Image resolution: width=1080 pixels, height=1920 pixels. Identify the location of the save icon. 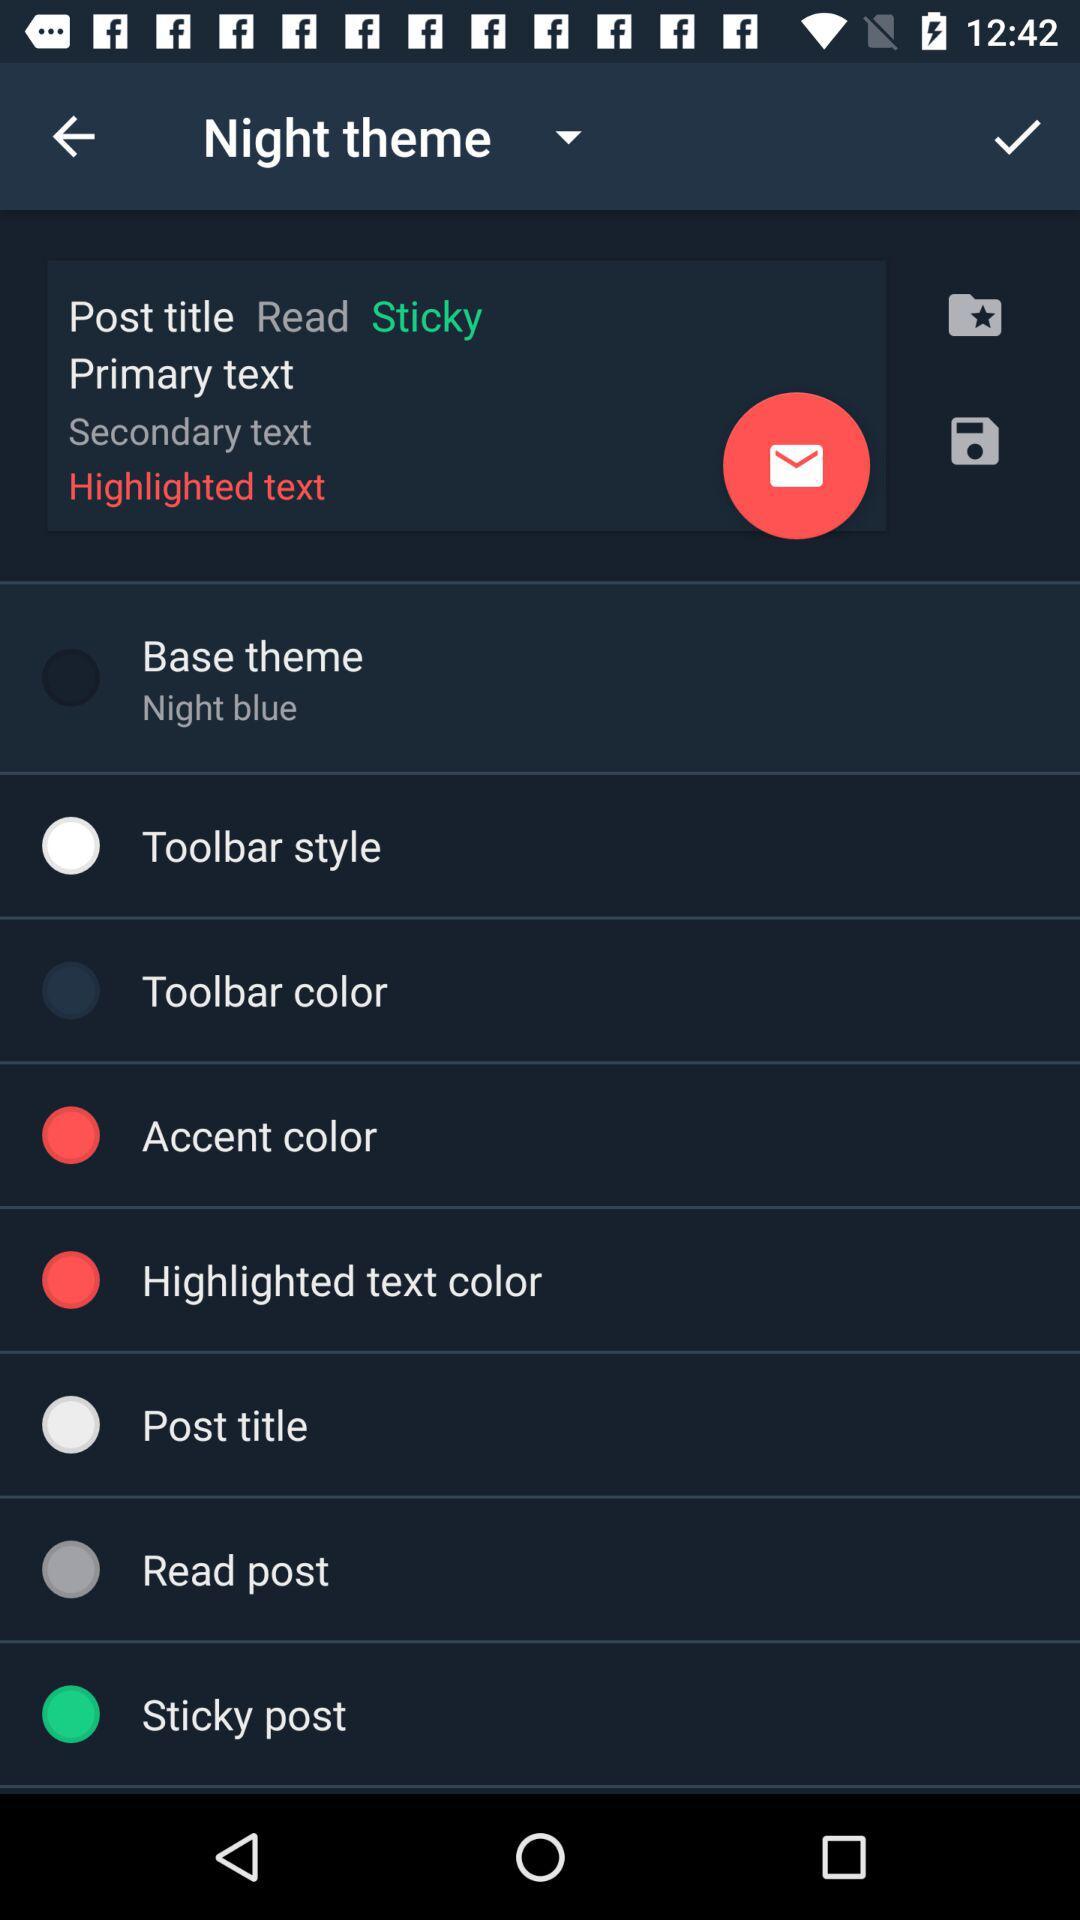
(974, 440).